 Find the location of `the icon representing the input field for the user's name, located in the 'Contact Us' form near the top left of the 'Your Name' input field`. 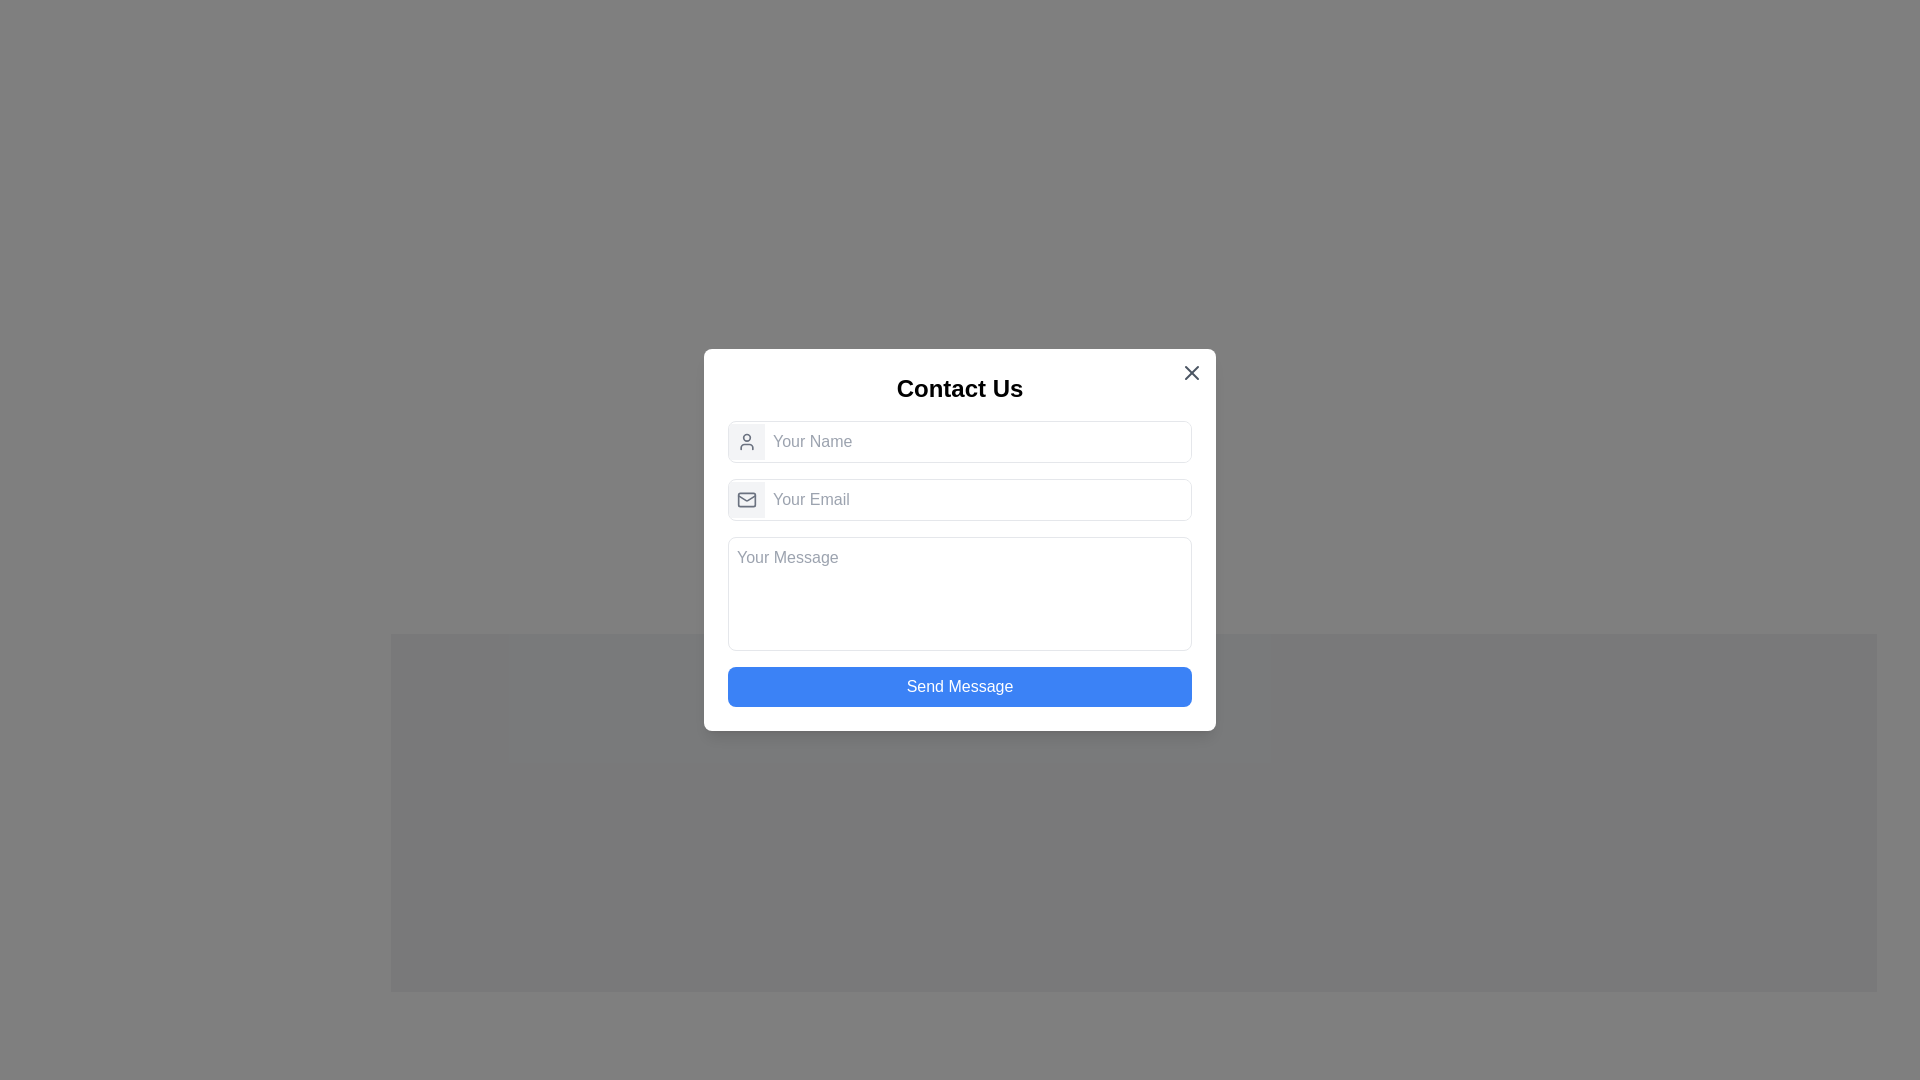

the icon representing the input field for the user's name, located in the 'Contact Us' form near the top left of the 'Your Name' input field is located at coordinates (746, 441).